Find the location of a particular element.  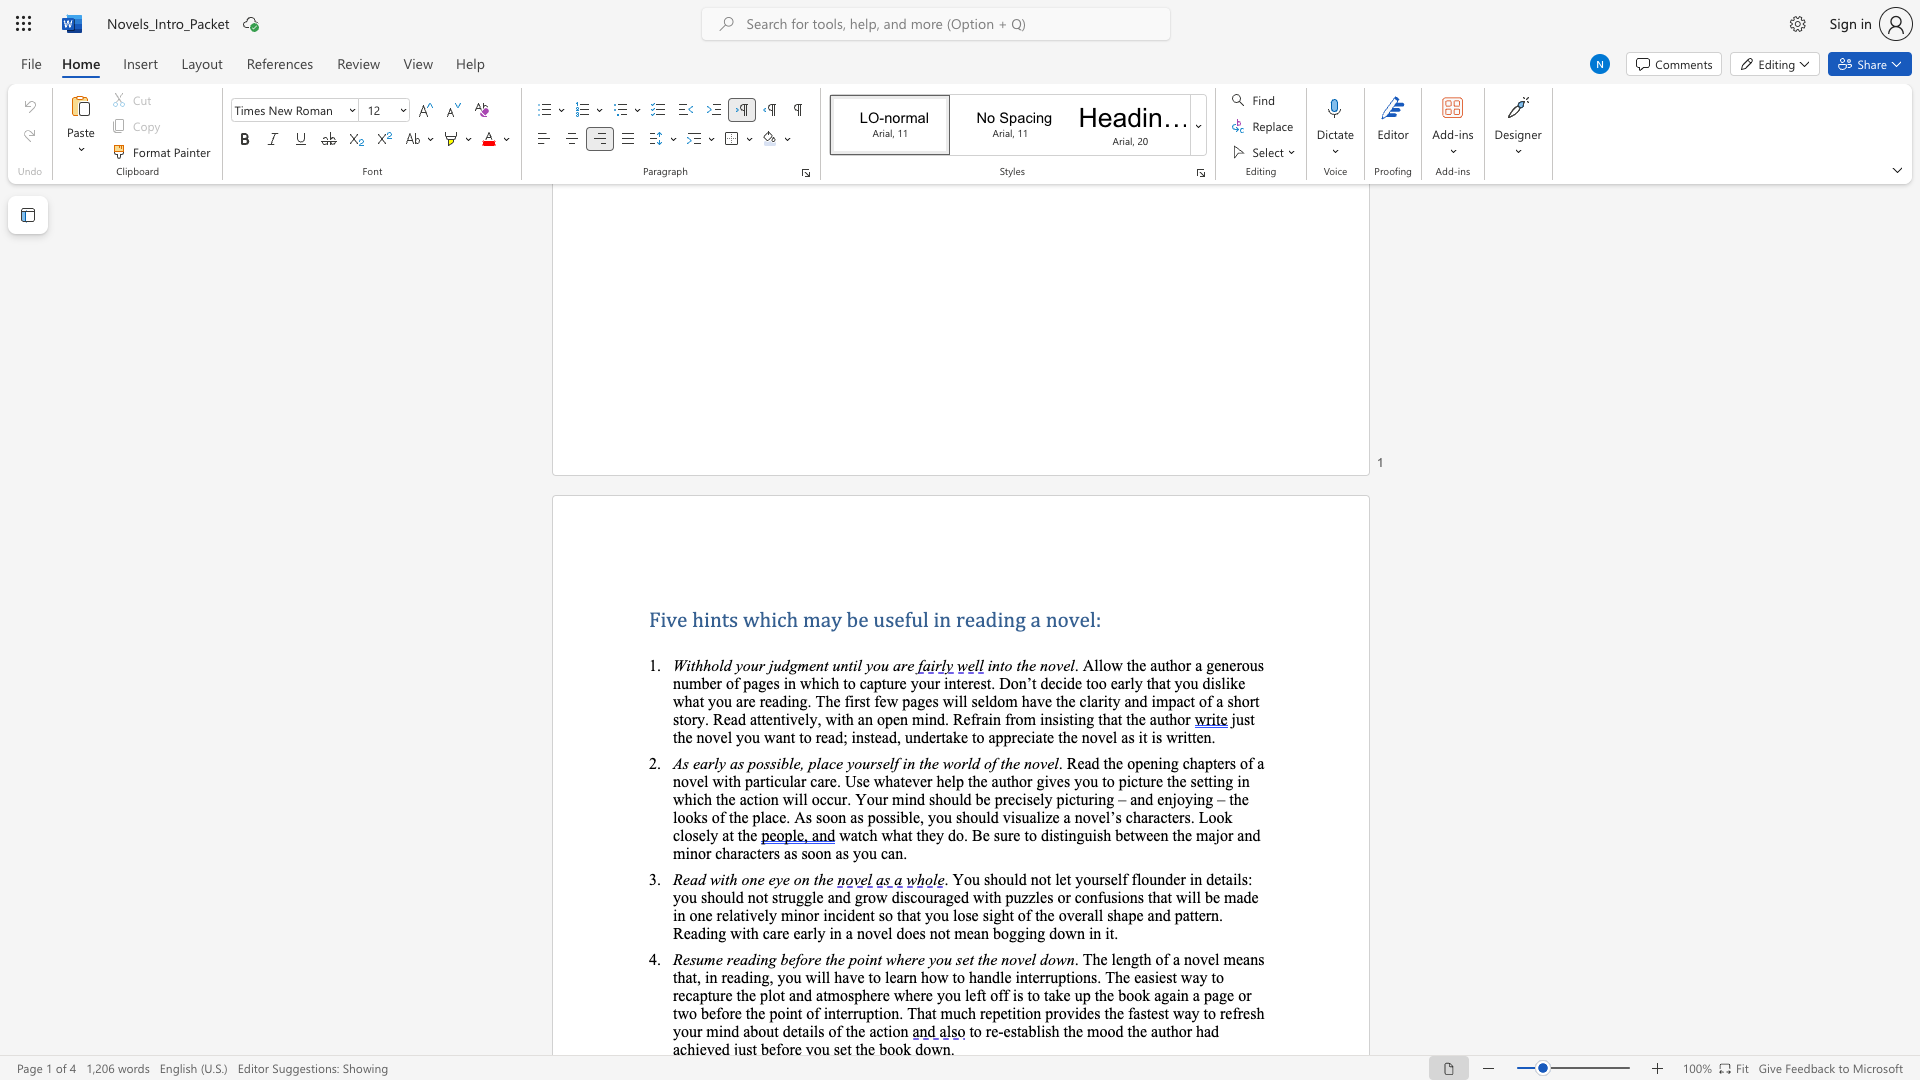

the subset text "rs as soon as you" within the text "watch what they do. Be sure to distinguish between the major and minor characters as soon as you can." is located at coordinates (767, 853).